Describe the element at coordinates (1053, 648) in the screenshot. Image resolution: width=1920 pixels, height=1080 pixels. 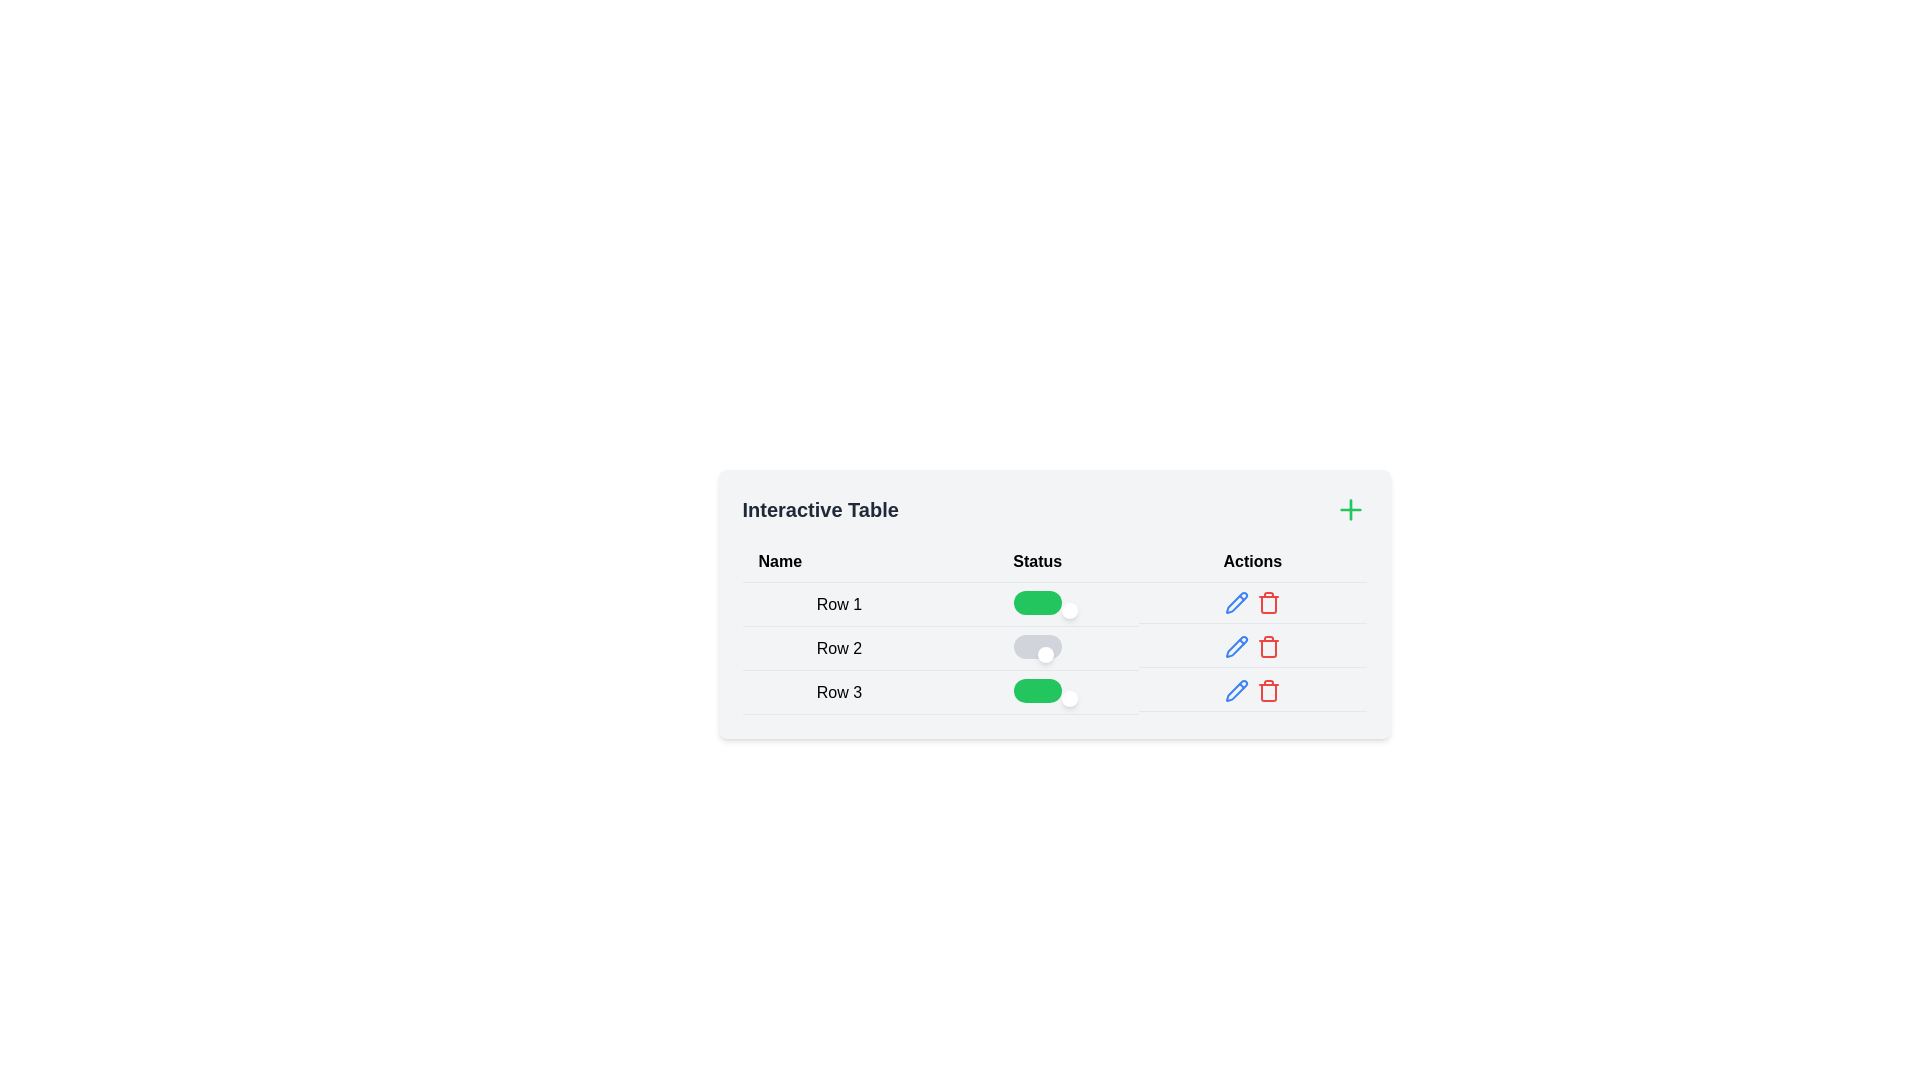
I see `the circle of the toggle switch located in the 'Status' column for 'Row 2'` at that location.